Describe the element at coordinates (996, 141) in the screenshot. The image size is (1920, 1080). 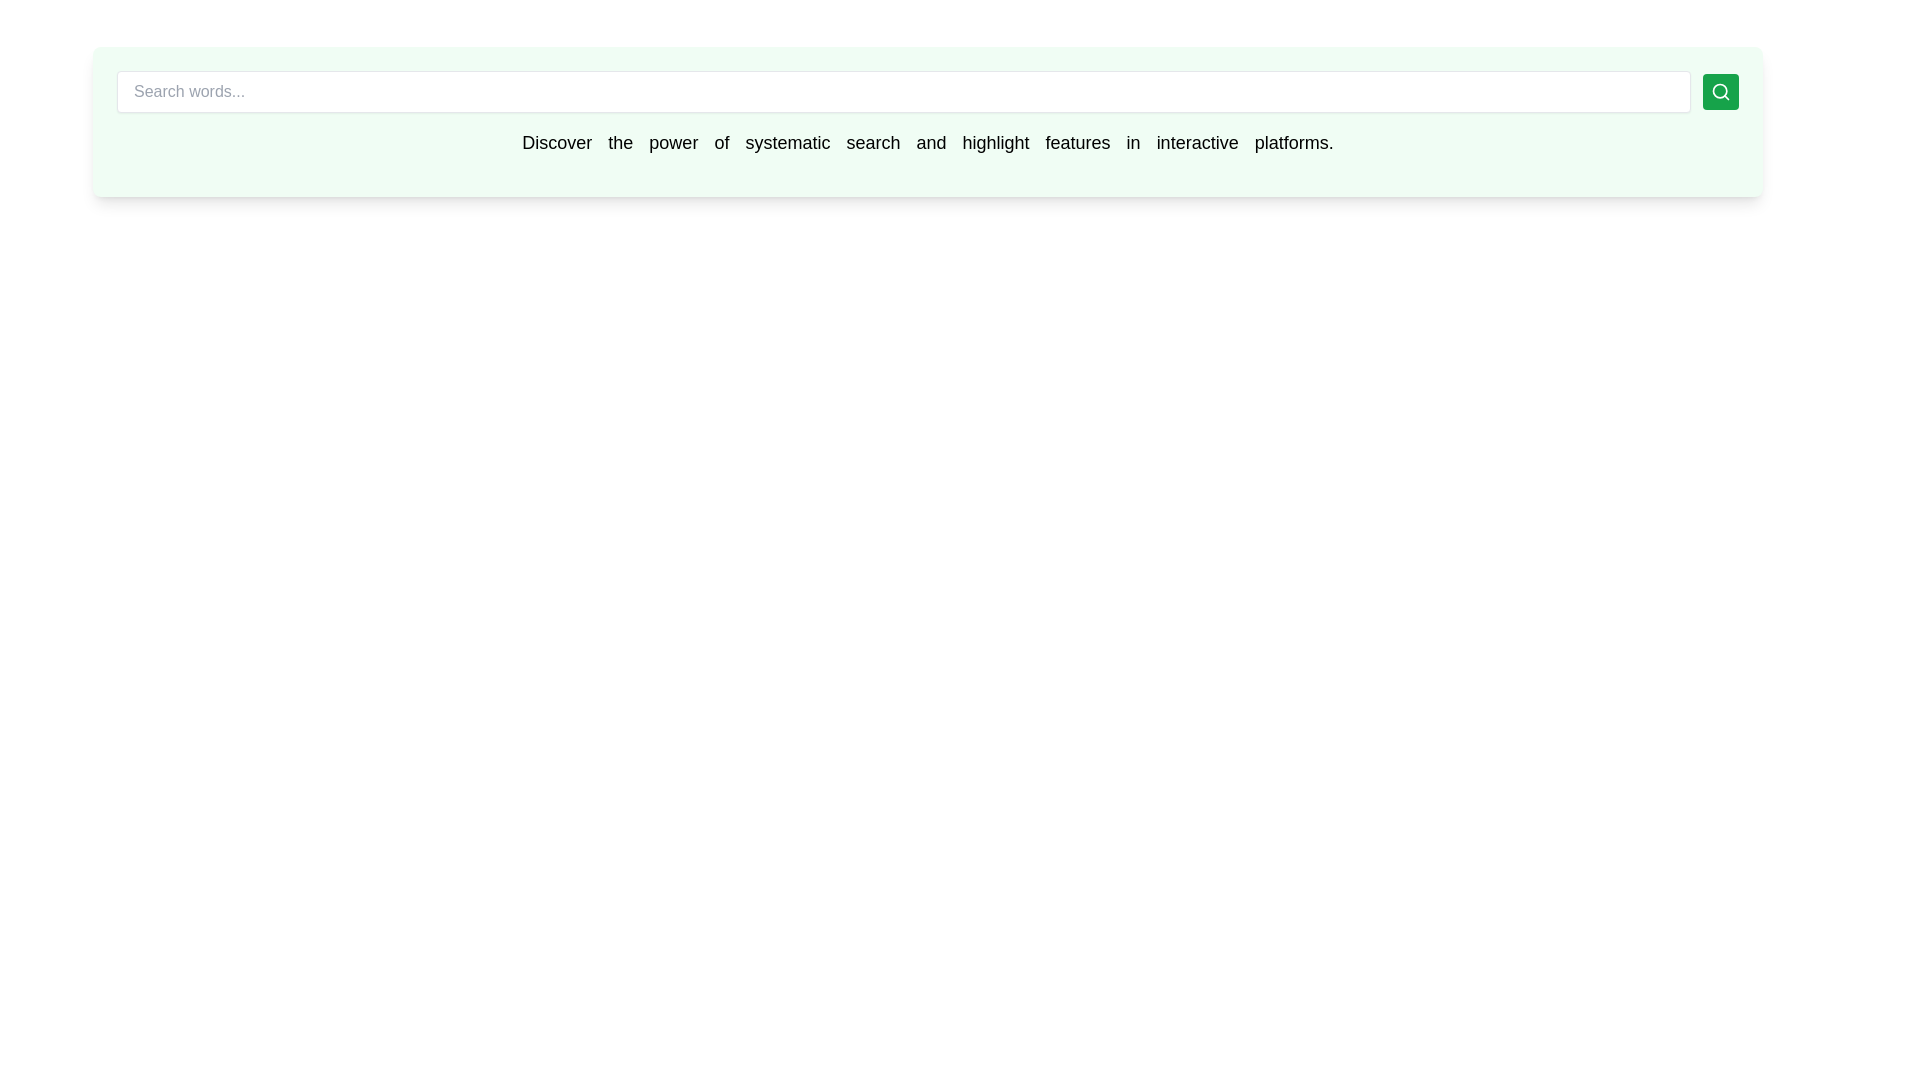
I see `the static text element containing the word 'highlight', displayed on a light green background, positioned slightly below the search bar` at that location.